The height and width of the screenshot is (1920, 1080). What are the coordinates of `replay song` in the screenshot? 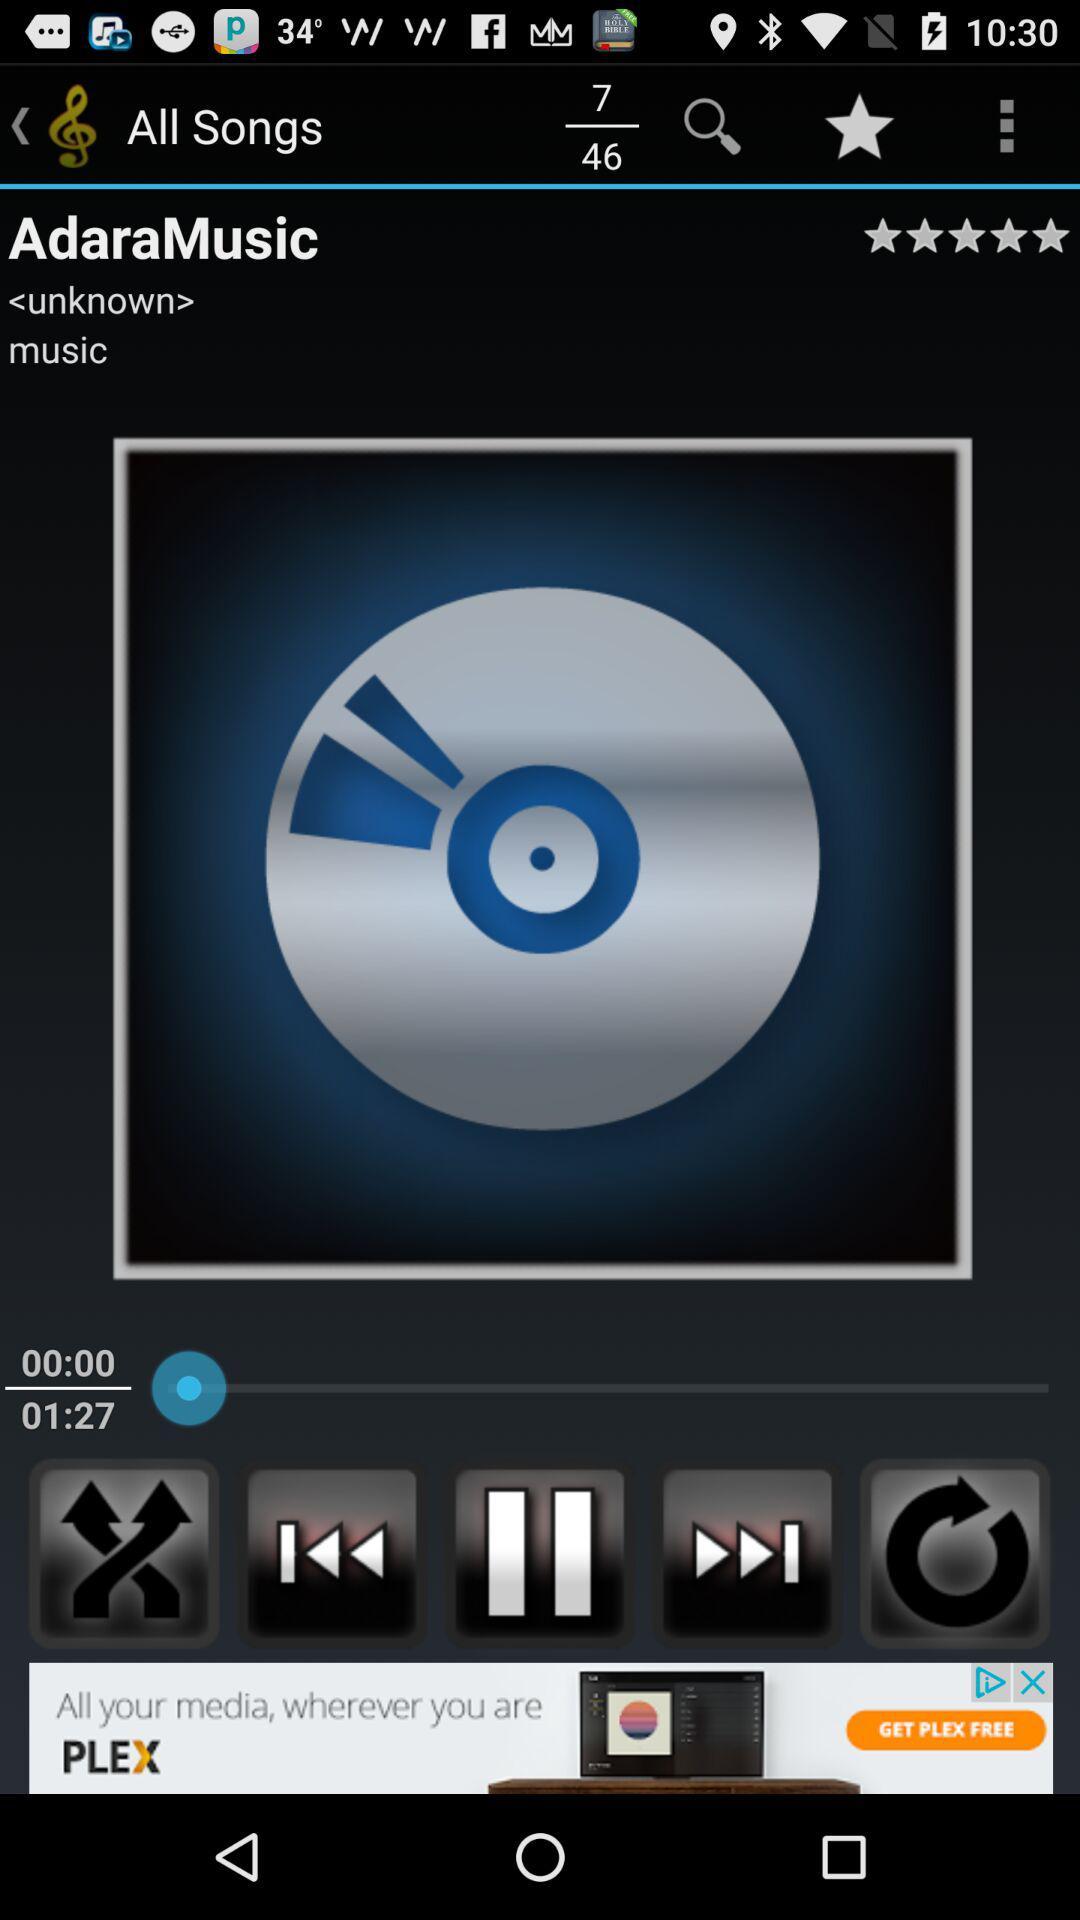 It's located at (954, 1552).